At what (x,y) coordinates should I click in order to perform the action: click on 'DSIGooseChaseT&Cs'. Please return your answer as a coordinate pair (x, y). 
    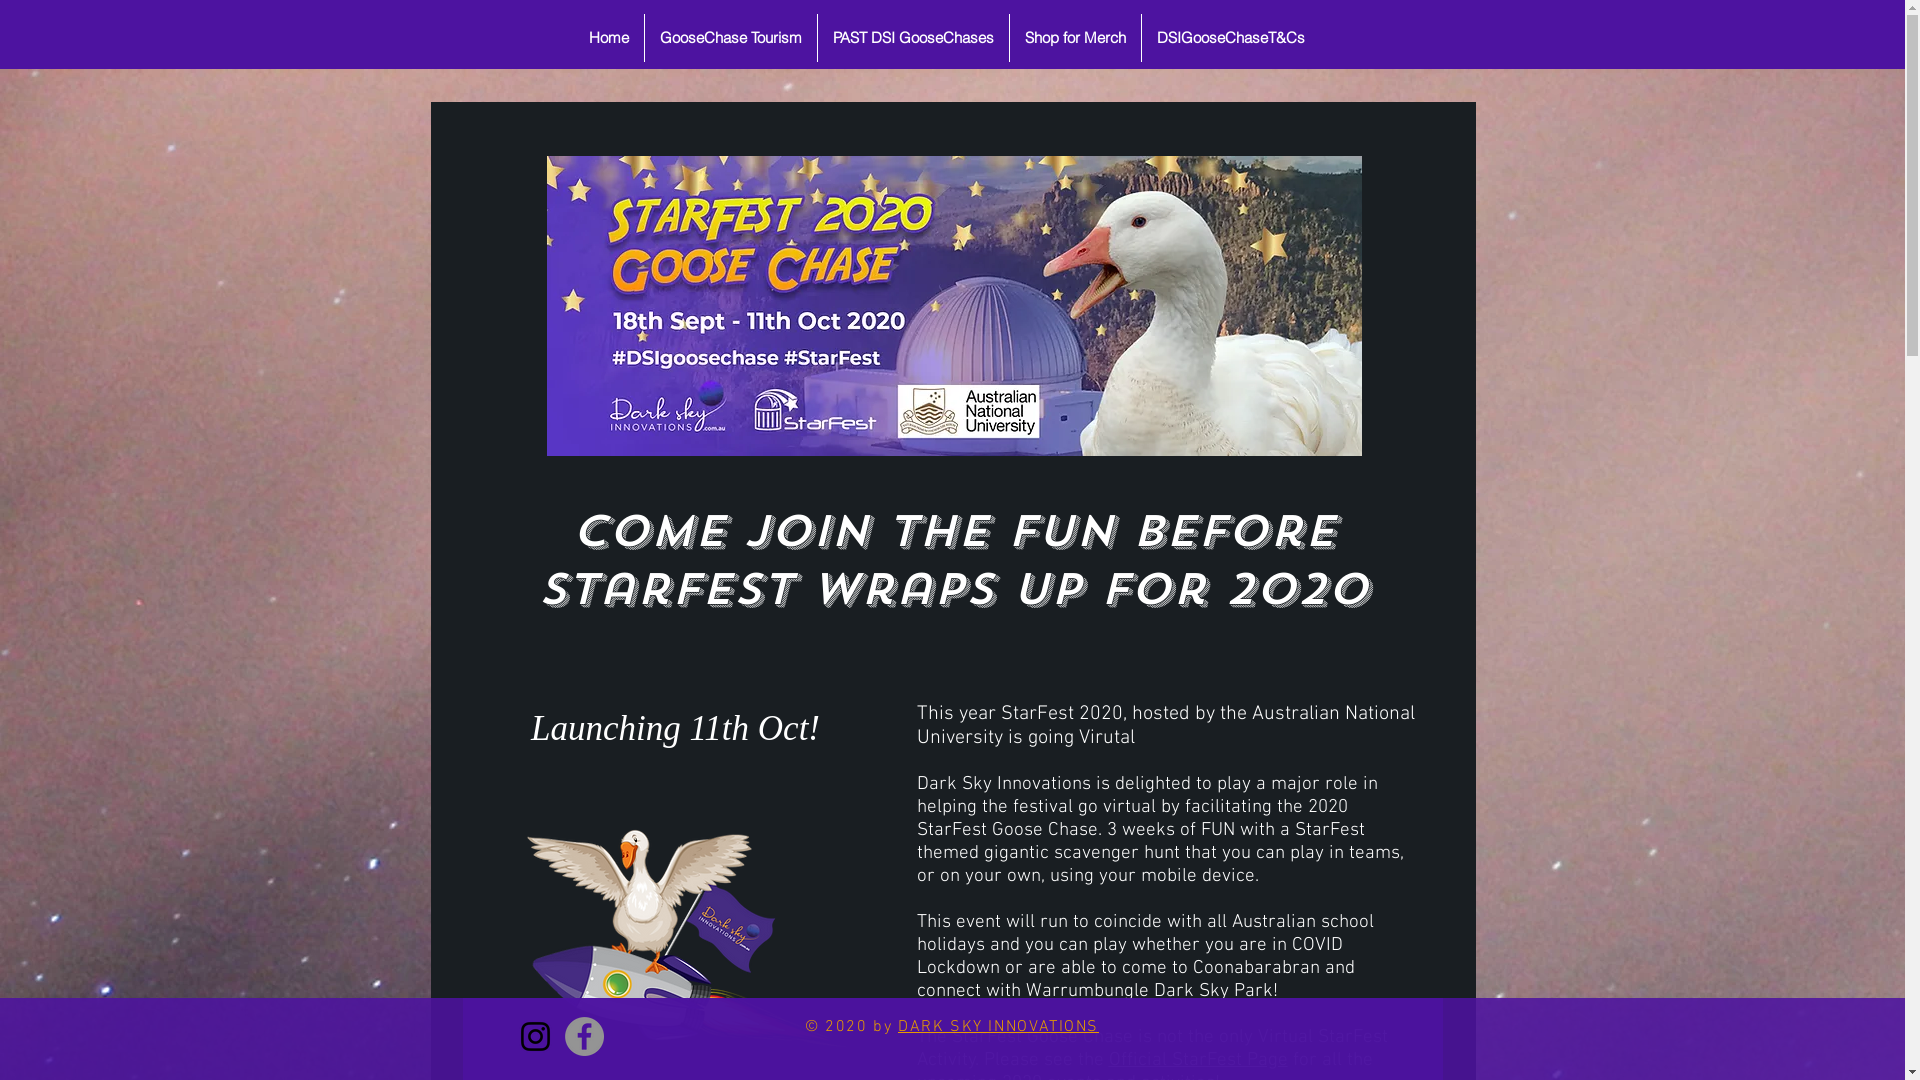
    Looking at the image, I should click on (1142, 38).